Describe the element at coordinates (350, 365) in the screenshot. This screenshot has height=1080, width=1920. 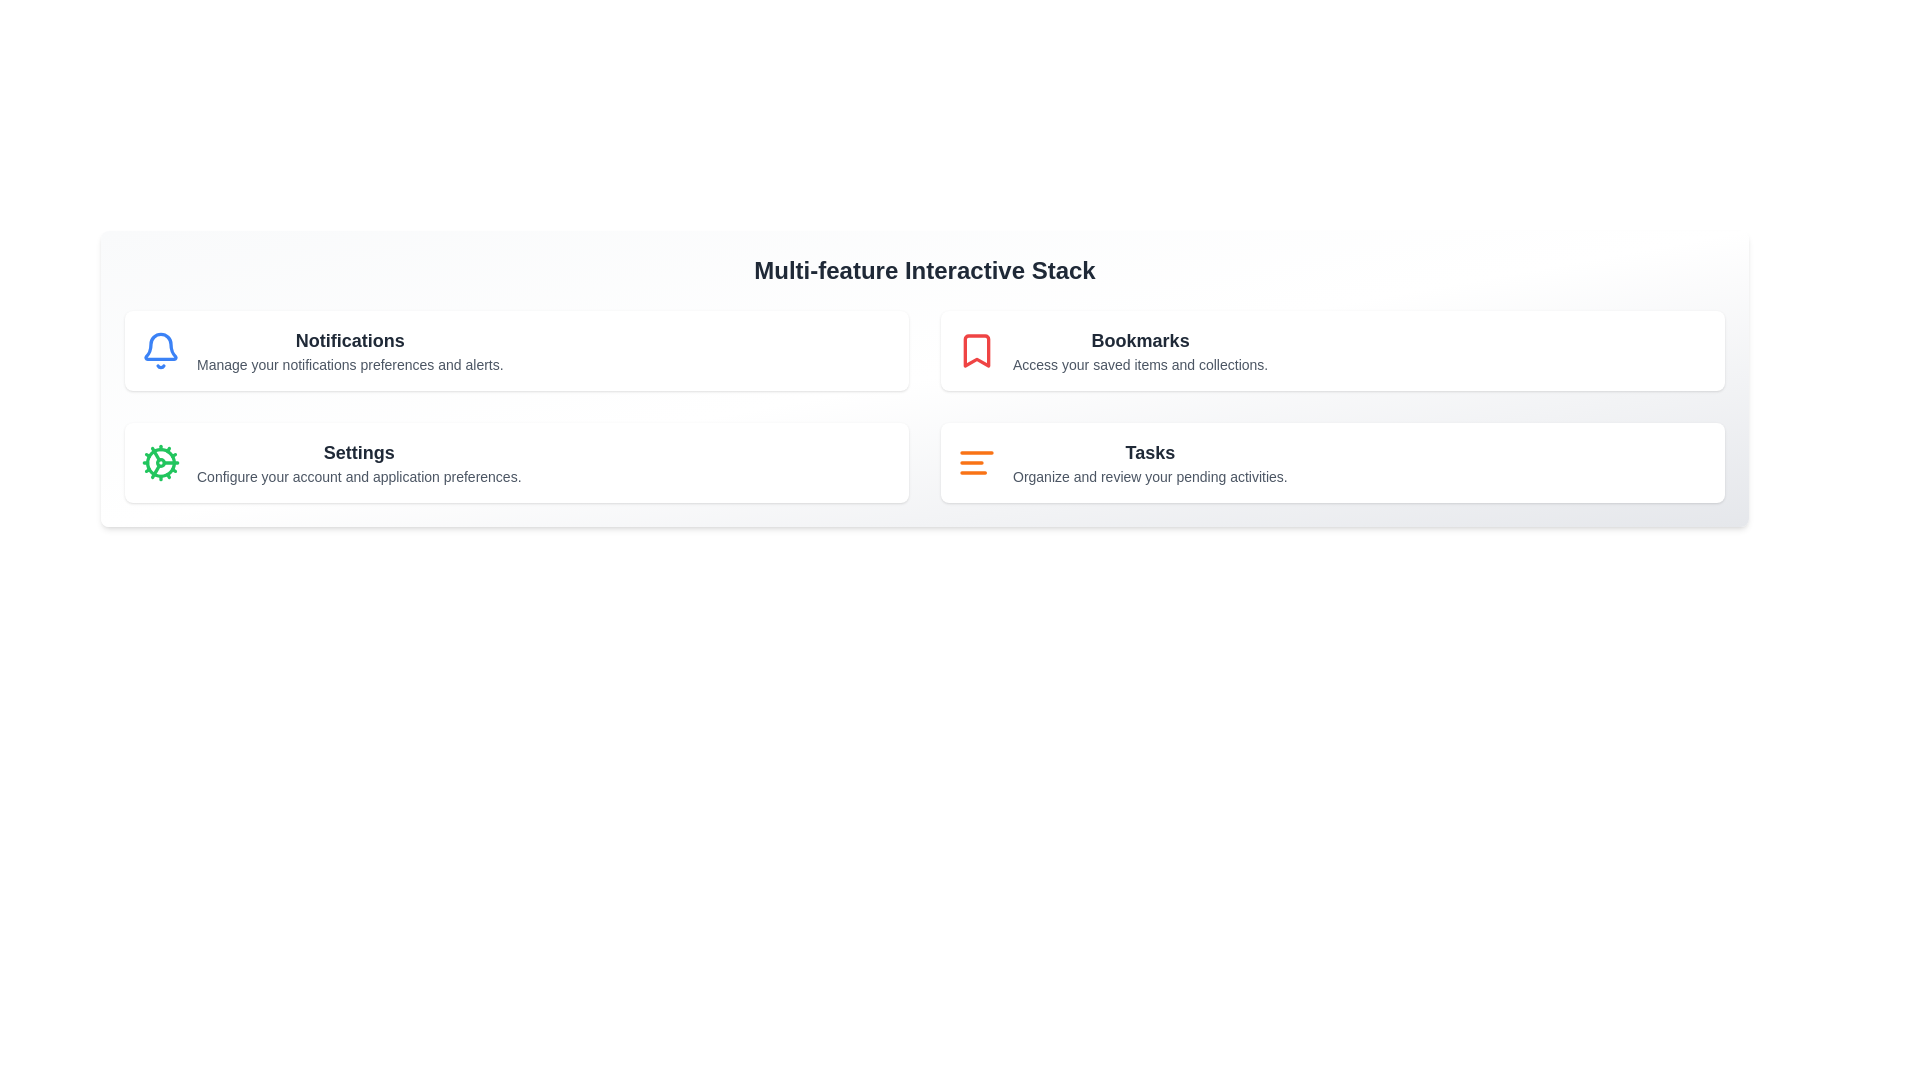
I see `text label providing a description about managing notification settings and alerts, located below the 'Notifications' heading` at that location.